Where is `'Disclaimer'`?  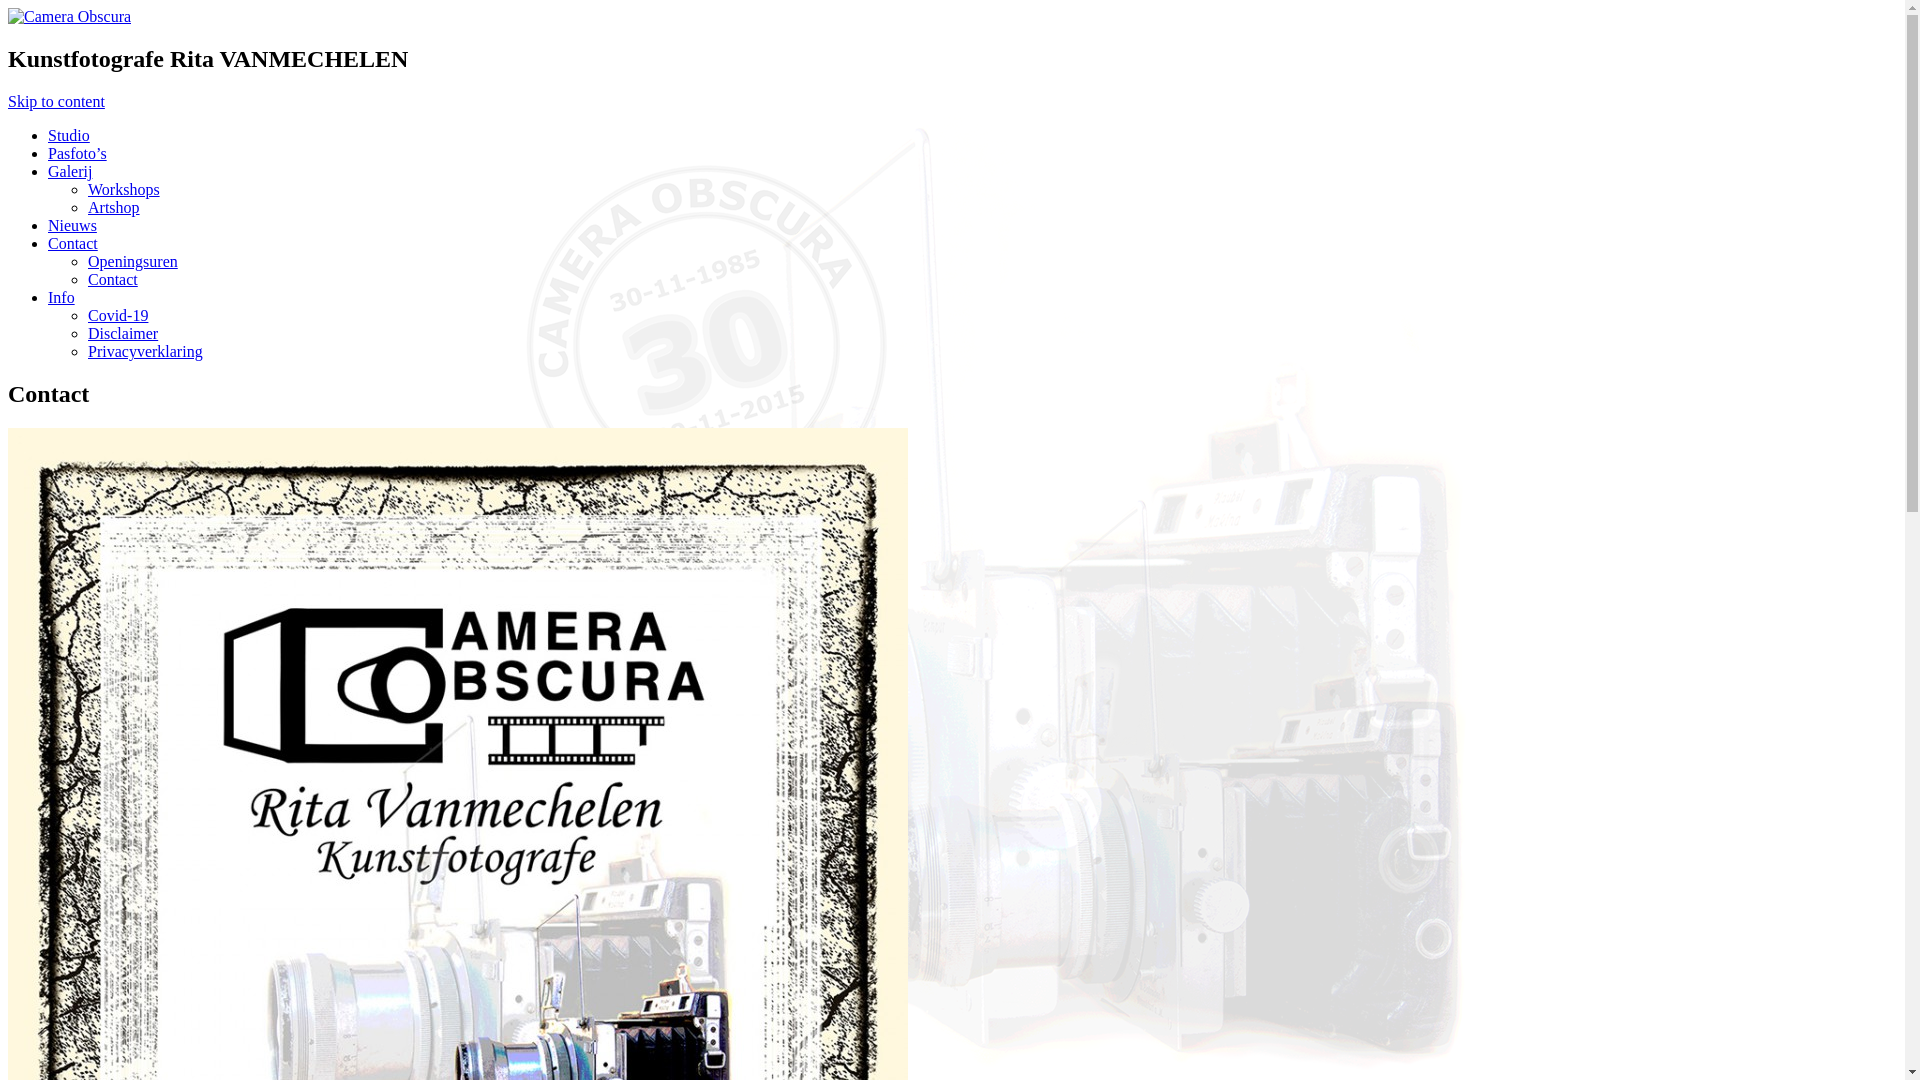
'Disclaimer' is located at coordinates (122, 332).